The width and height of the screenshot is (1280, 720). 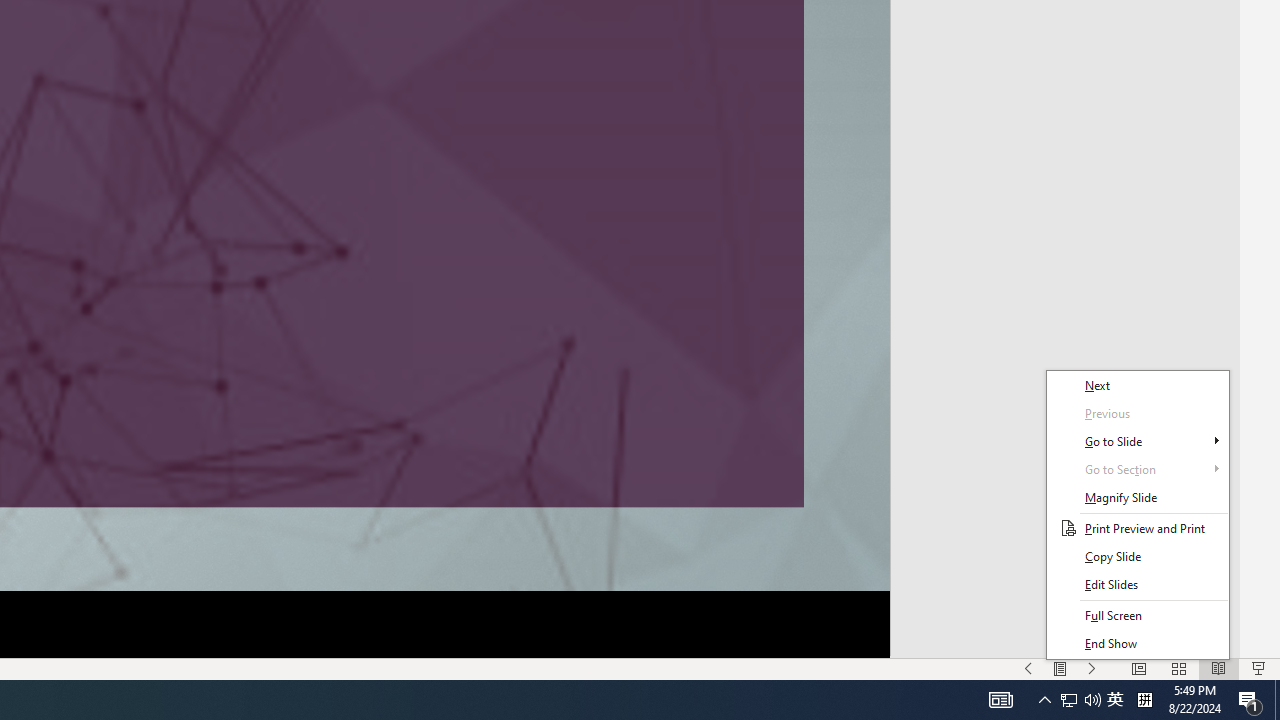 I want to click on 'Action Center, 1 new notification', so click(x=1250, y=698).